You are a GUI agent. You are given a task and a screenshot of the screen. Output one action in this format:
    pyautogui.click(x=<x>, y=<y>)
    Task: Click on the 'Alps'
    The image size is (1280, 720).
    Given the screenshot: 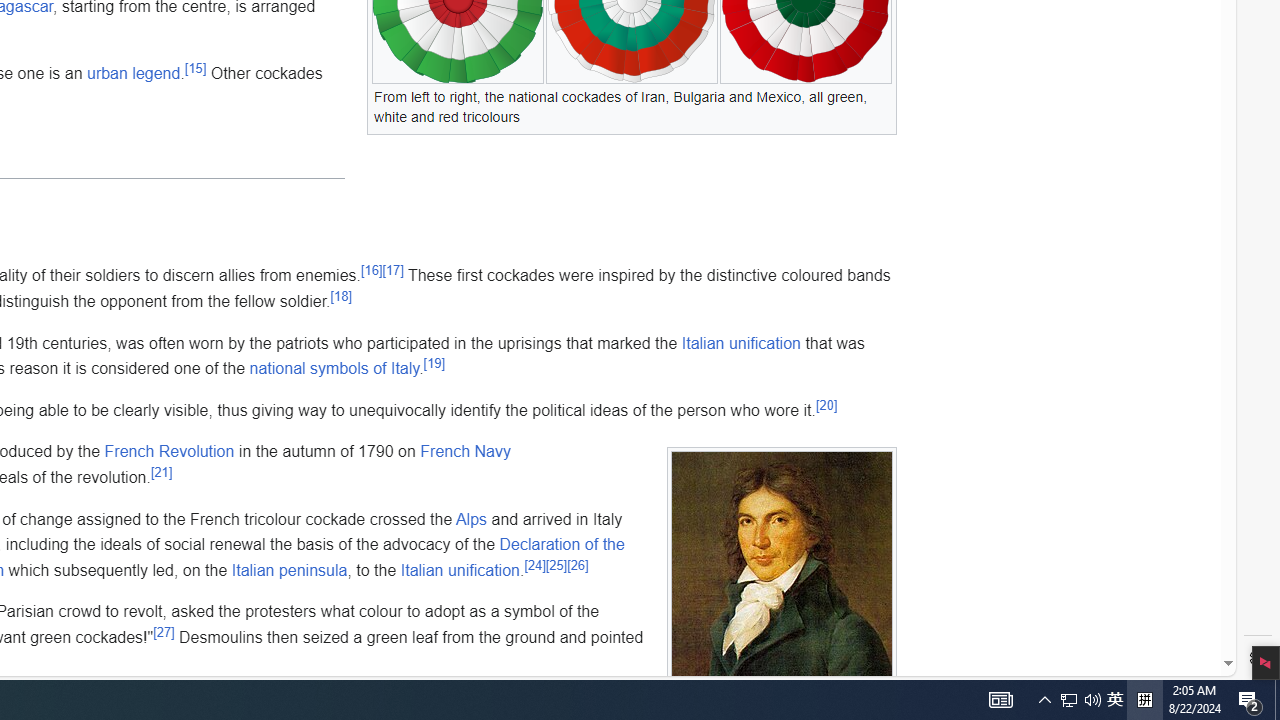 What is the action you would take?
    pyautogui.click(x=470, y=517)
    